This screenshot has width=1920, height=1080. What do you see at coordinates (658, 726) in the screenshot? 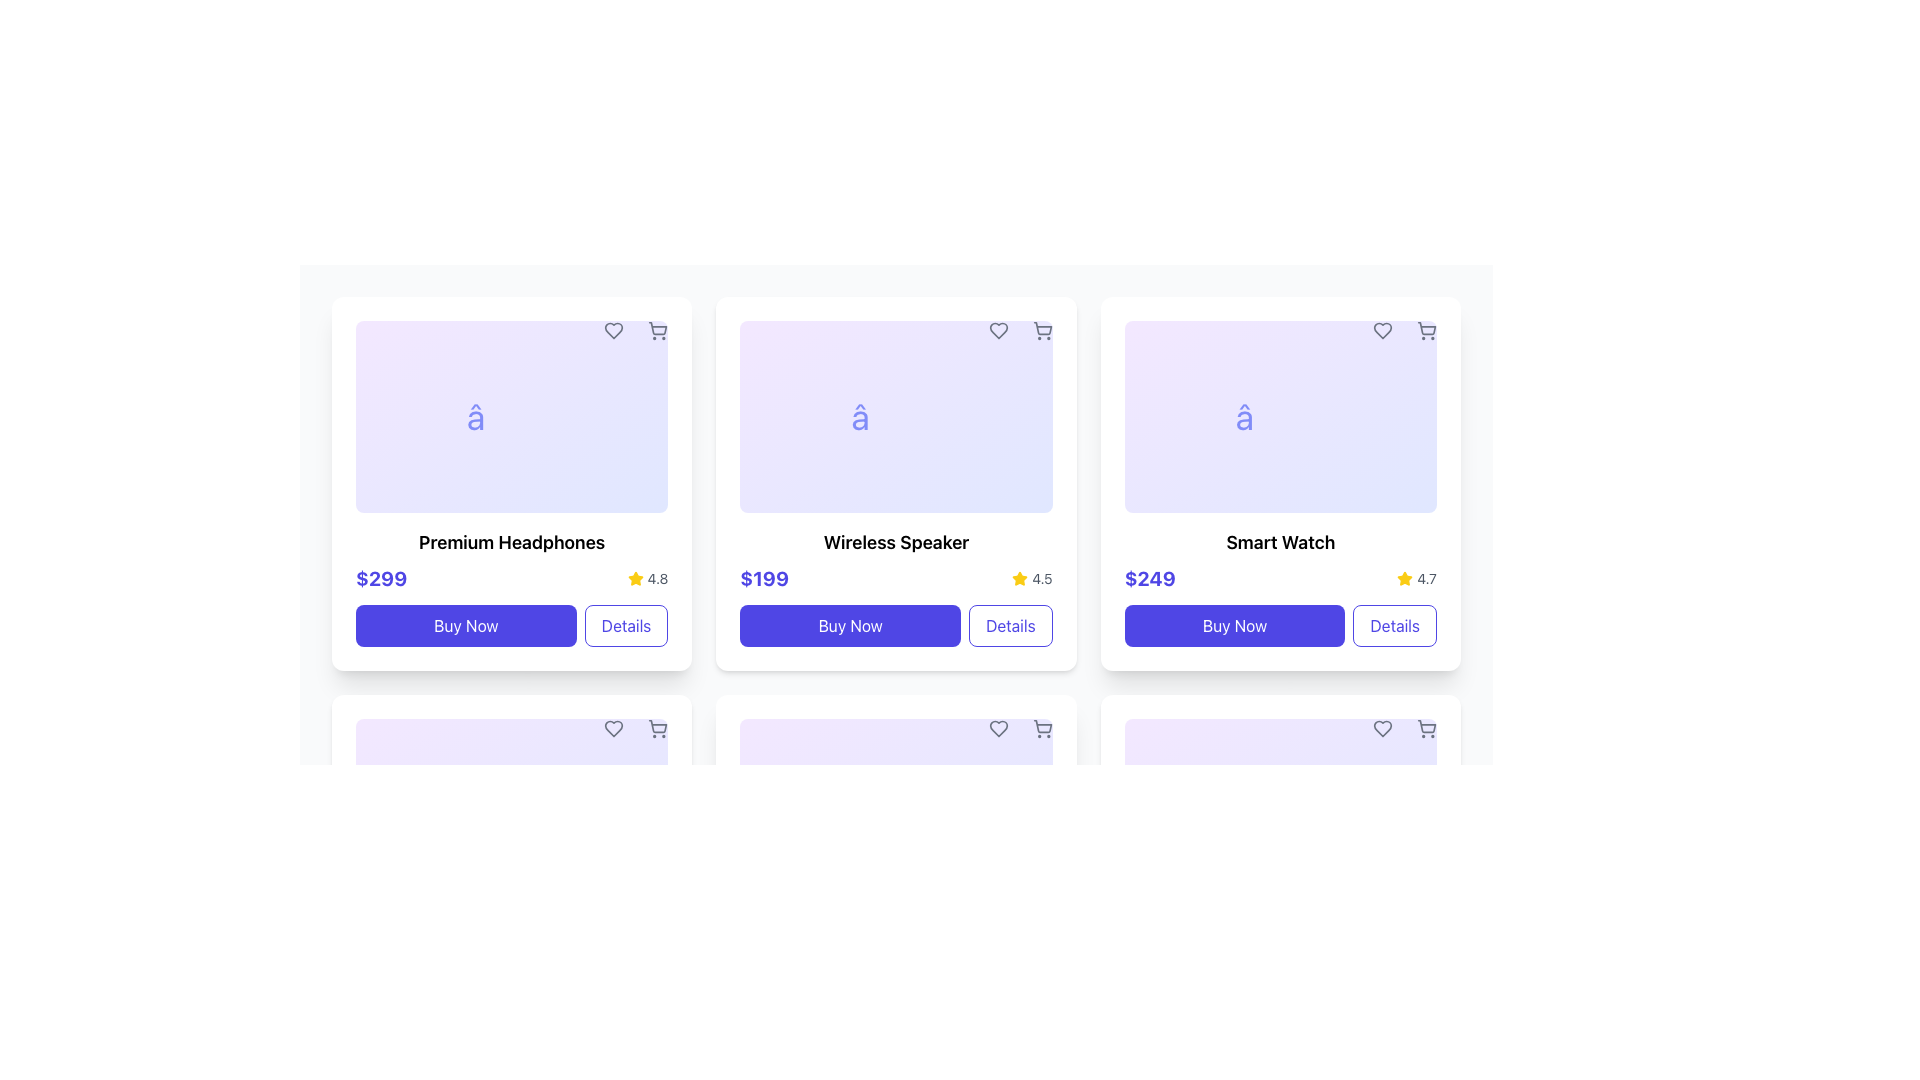
I see `the shopping cart icon located in the top-right corner of the 'Premium Headphones' card` at bounding box center [658, 726].